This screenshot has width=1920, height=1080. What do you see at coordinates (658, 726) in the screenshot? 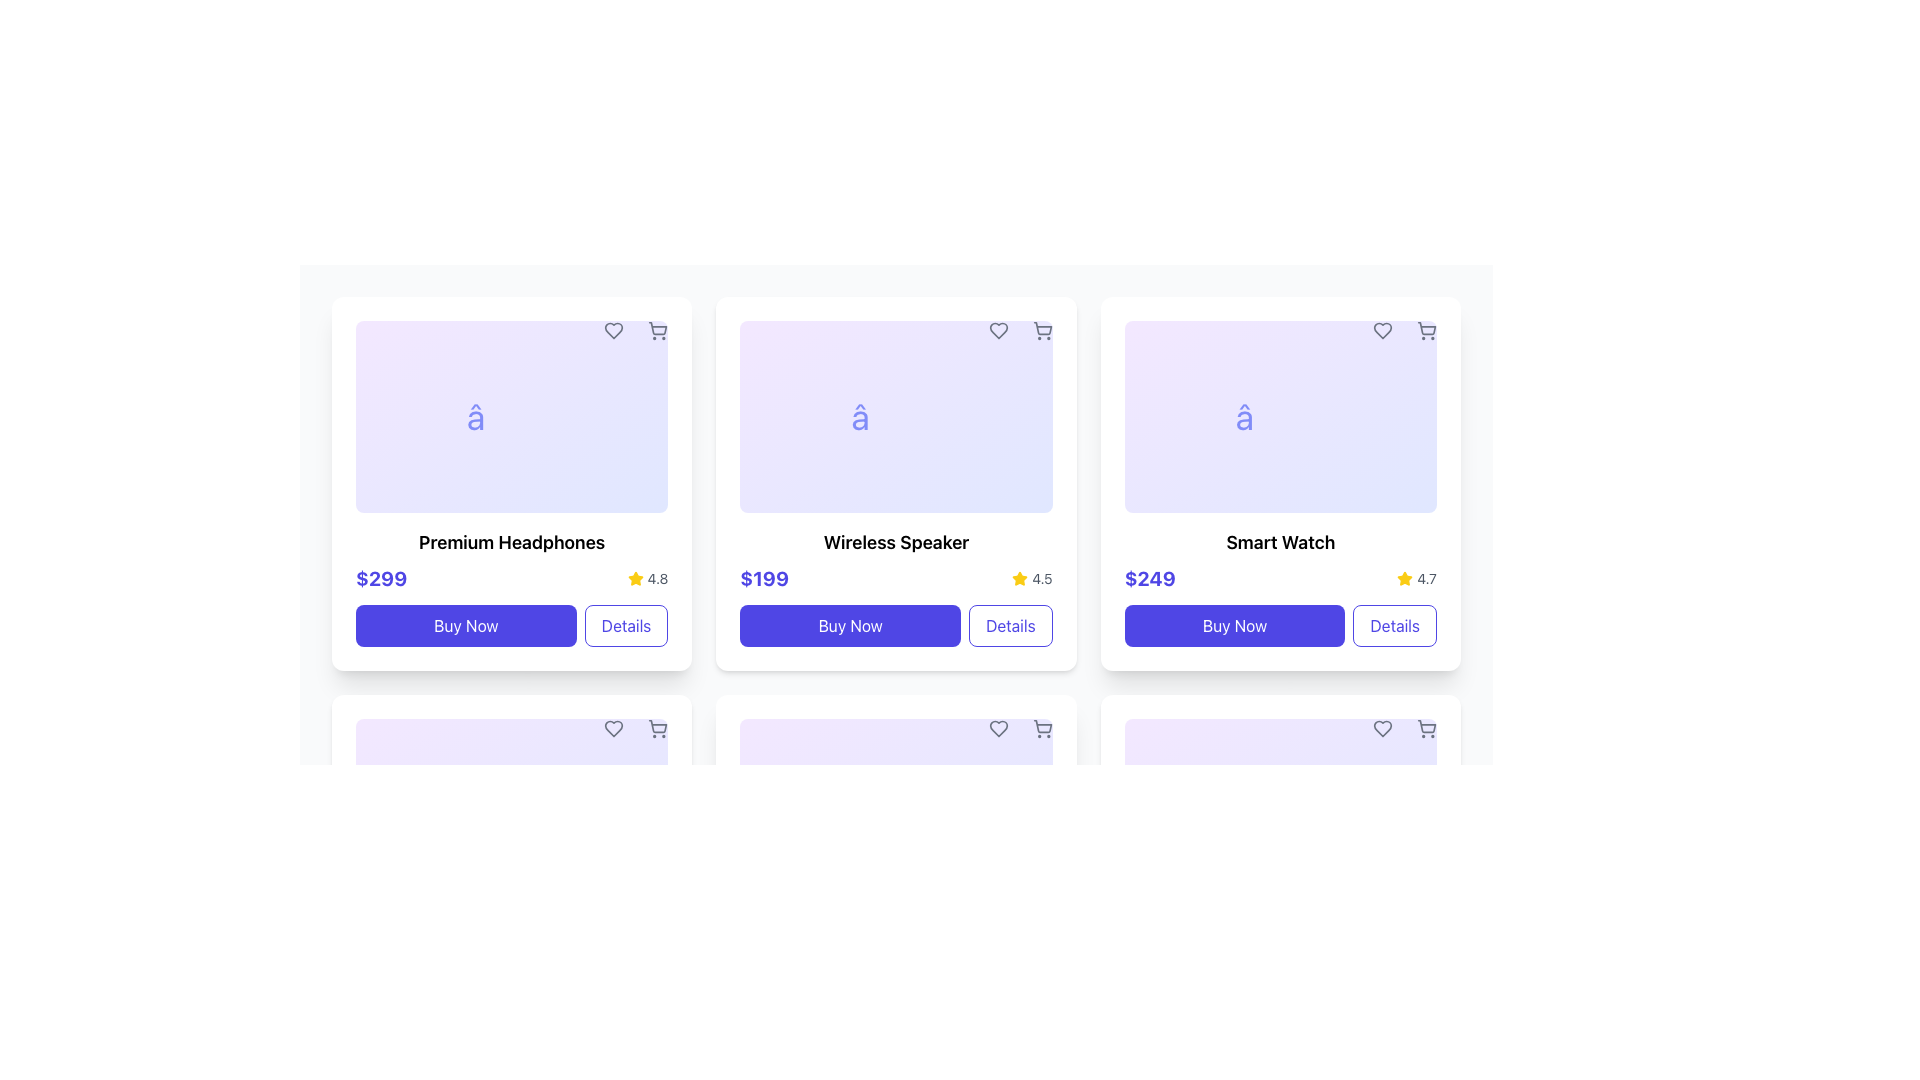
I see `the shopping cart icon located in the top-right corner of the 'Premium Headphones' card` at bounding box center [658, 726].